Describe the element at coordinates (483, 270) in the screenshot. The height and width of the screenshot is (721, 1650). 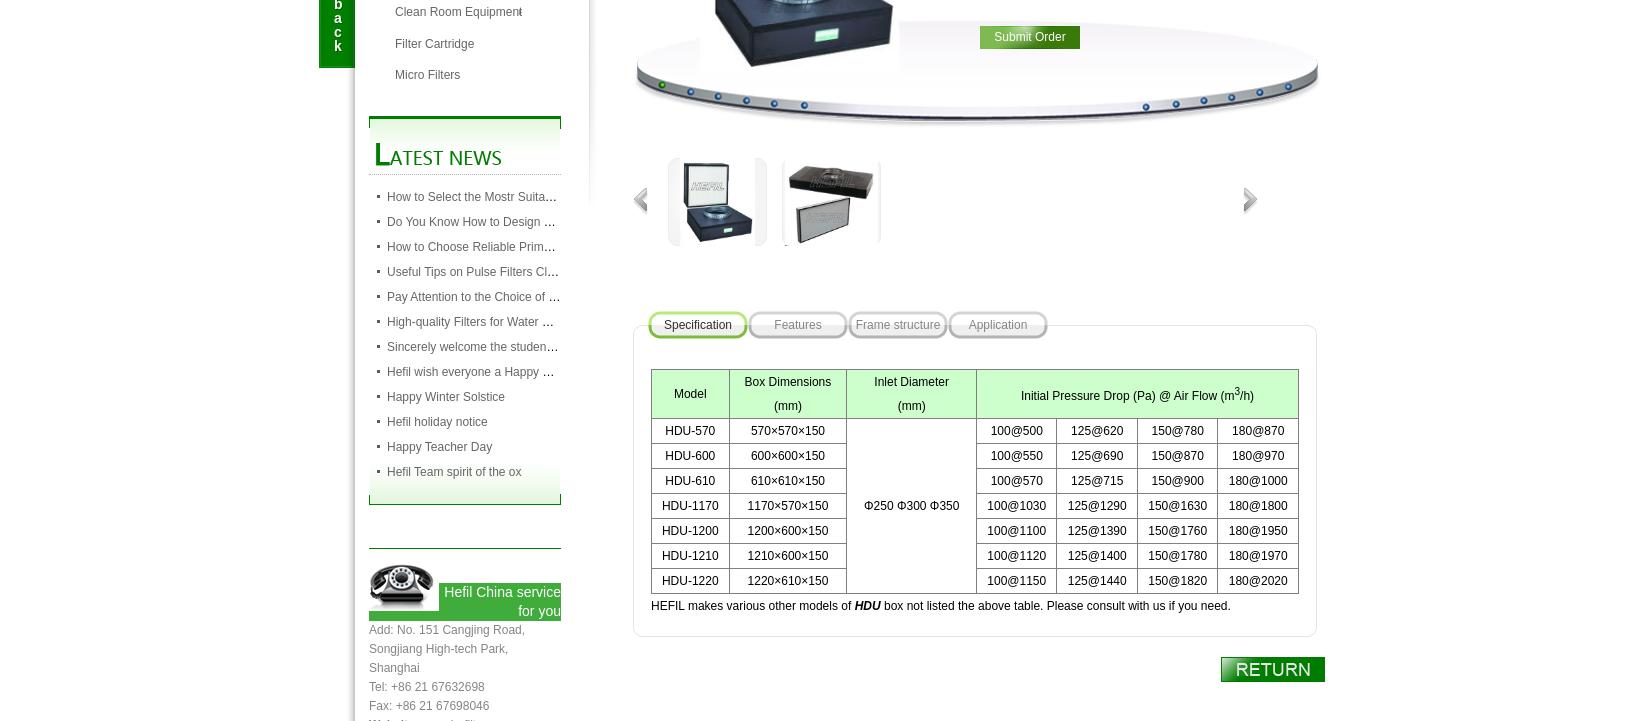
I see `'Useful Tips on Pulse Filters Cleaning'` at that location.